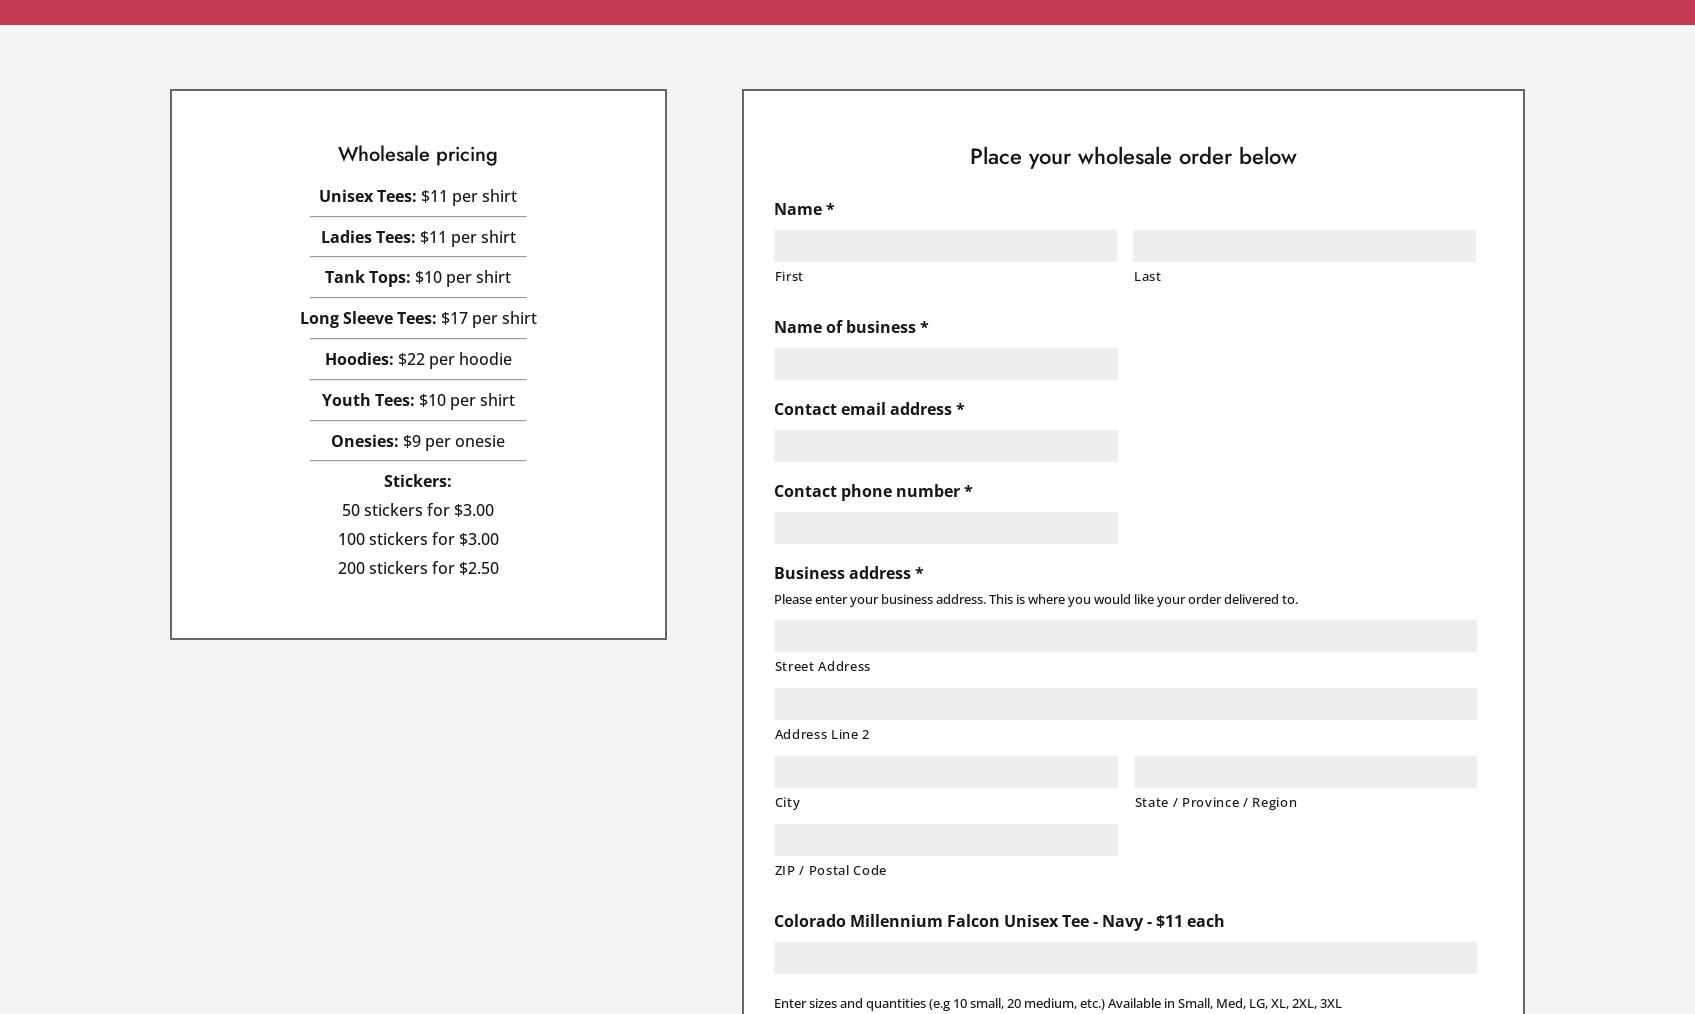  I want to click on '$17 per shirt', so click(484, 317).